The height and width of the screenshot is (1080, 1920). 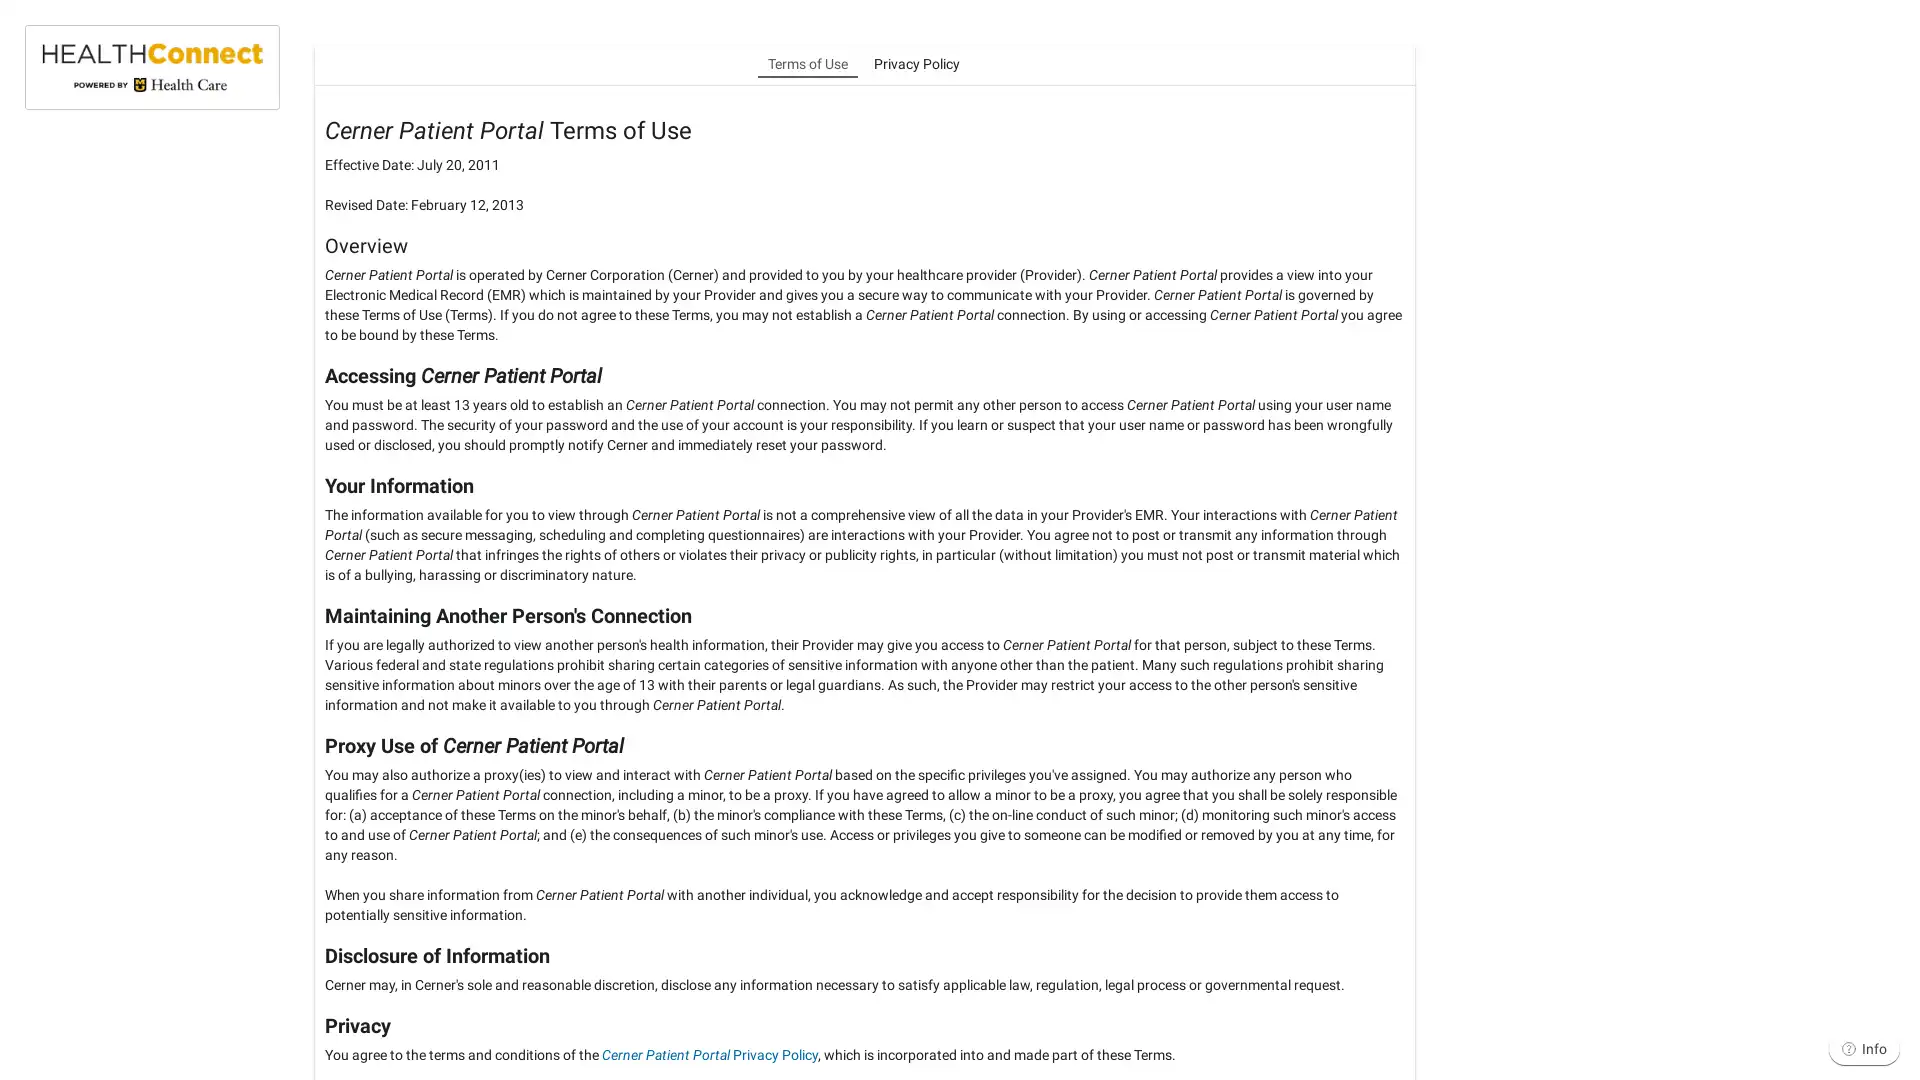 I want to click on Info, so click(x=1863, y=1048).